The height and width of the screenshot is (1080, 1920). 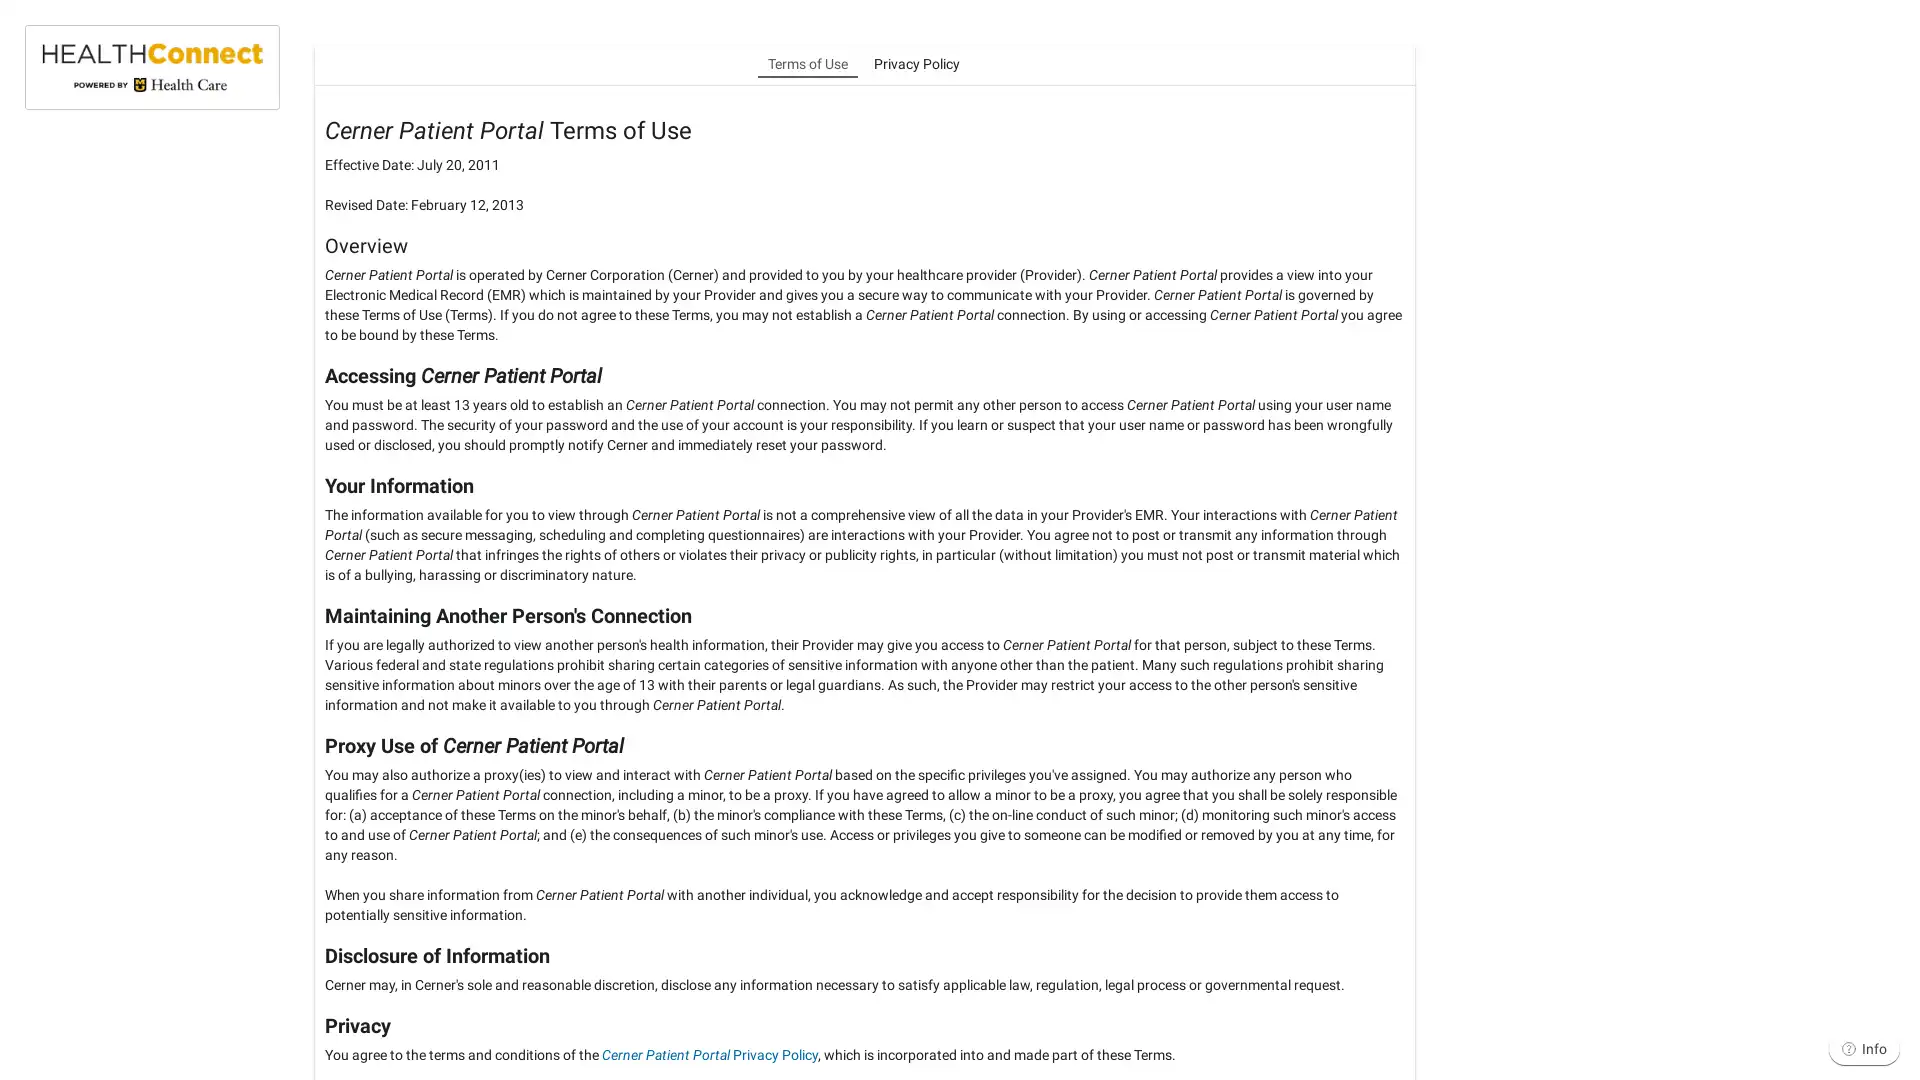 I want to click on Info, so click(x=1863, y=1048).